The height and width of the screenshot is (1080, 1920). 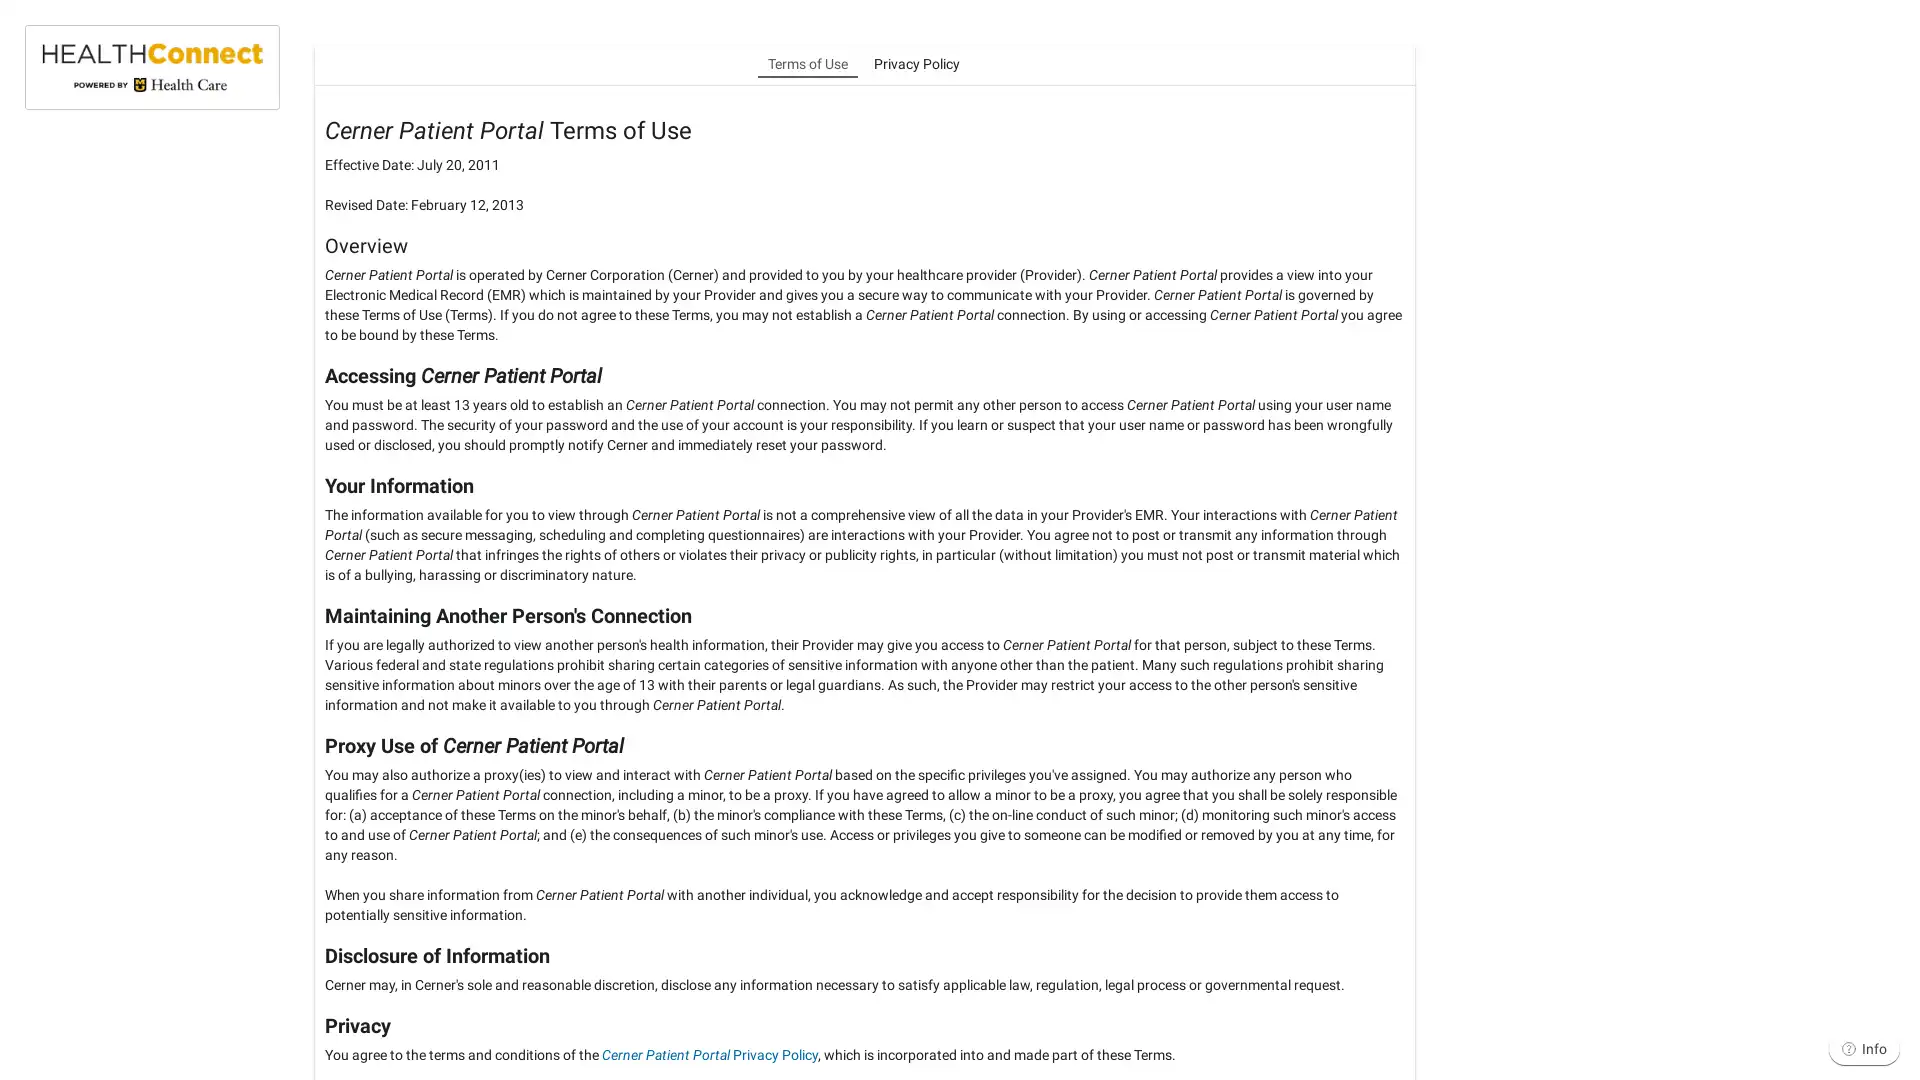 I want to click on Info, so click(x=1863, y=1048).